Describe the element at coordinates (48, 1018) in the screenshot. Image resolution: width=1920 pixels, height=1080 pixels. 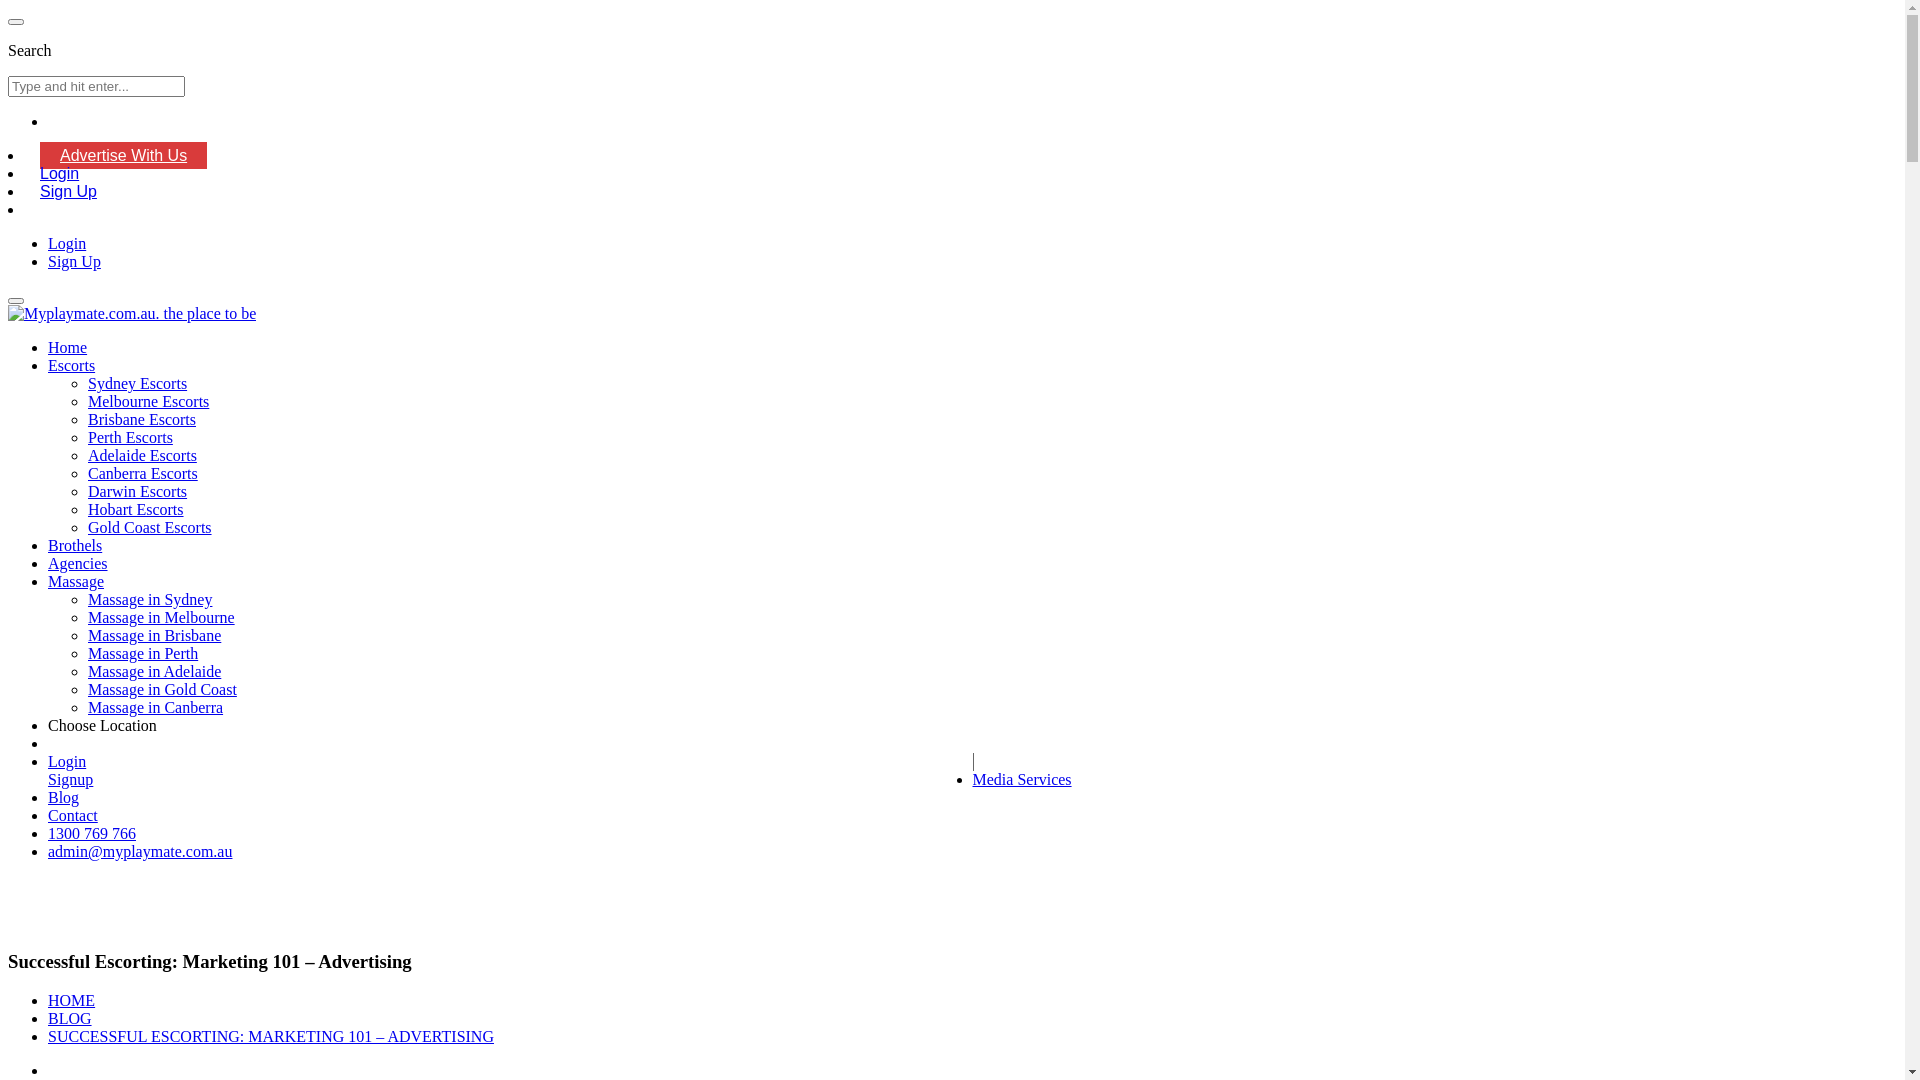
I see `'BLOG'` at that location.